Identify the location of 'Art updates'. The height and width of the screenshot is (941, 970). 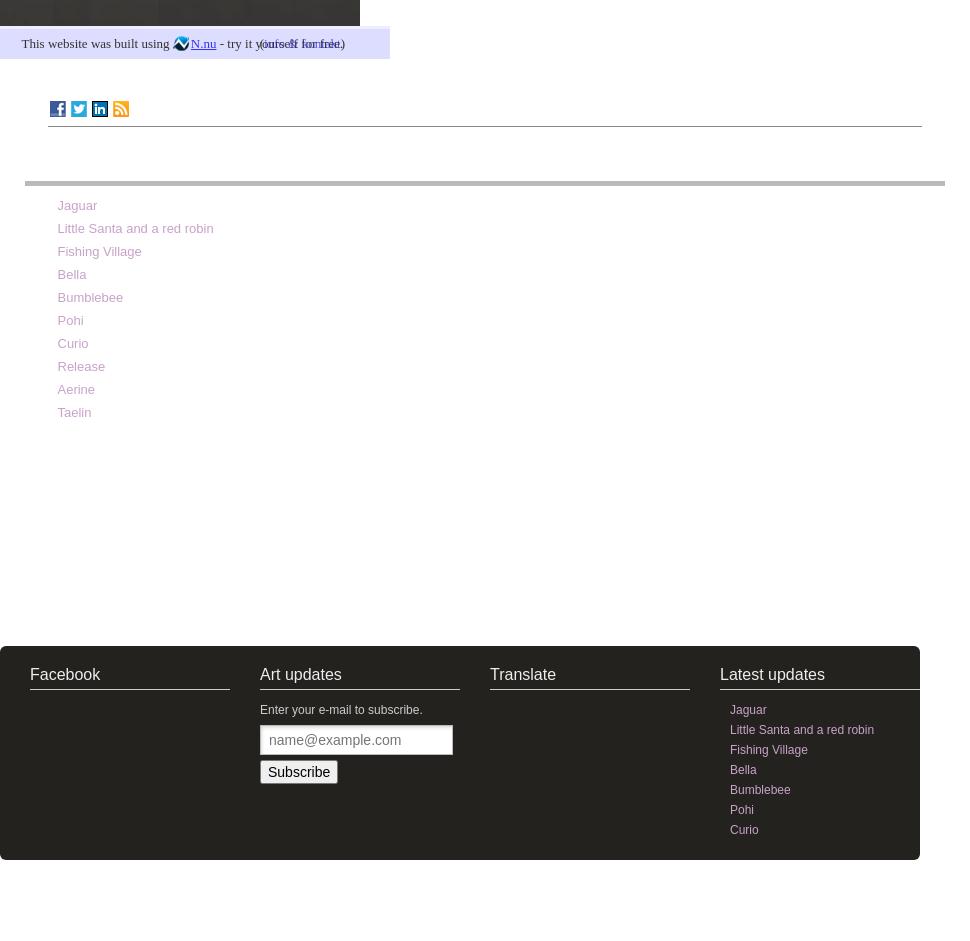
(300, 673).